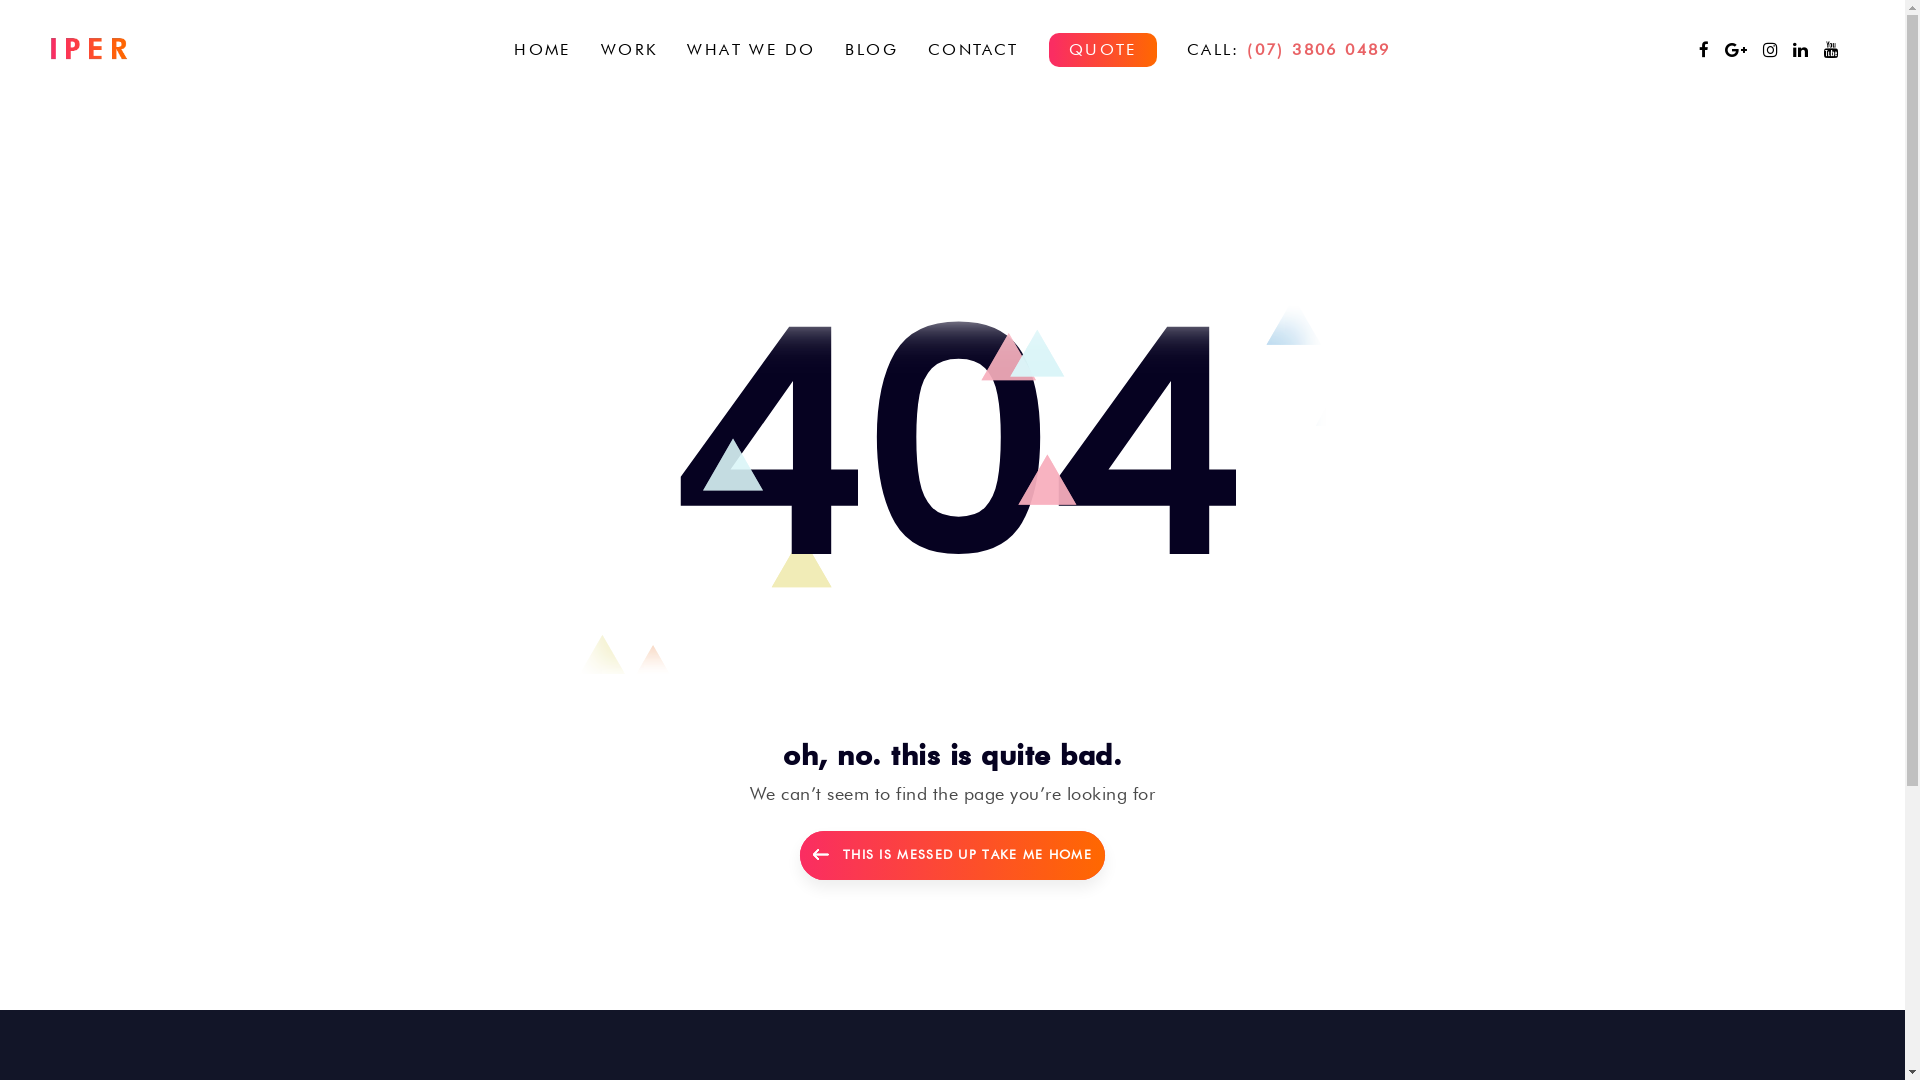 The width and height of the screenshot is (1920, 1080). What do you see at coordinates (749, 48) in the screenshot?
I see `'WHAT WE DO'` at bounding box center [749, 48].